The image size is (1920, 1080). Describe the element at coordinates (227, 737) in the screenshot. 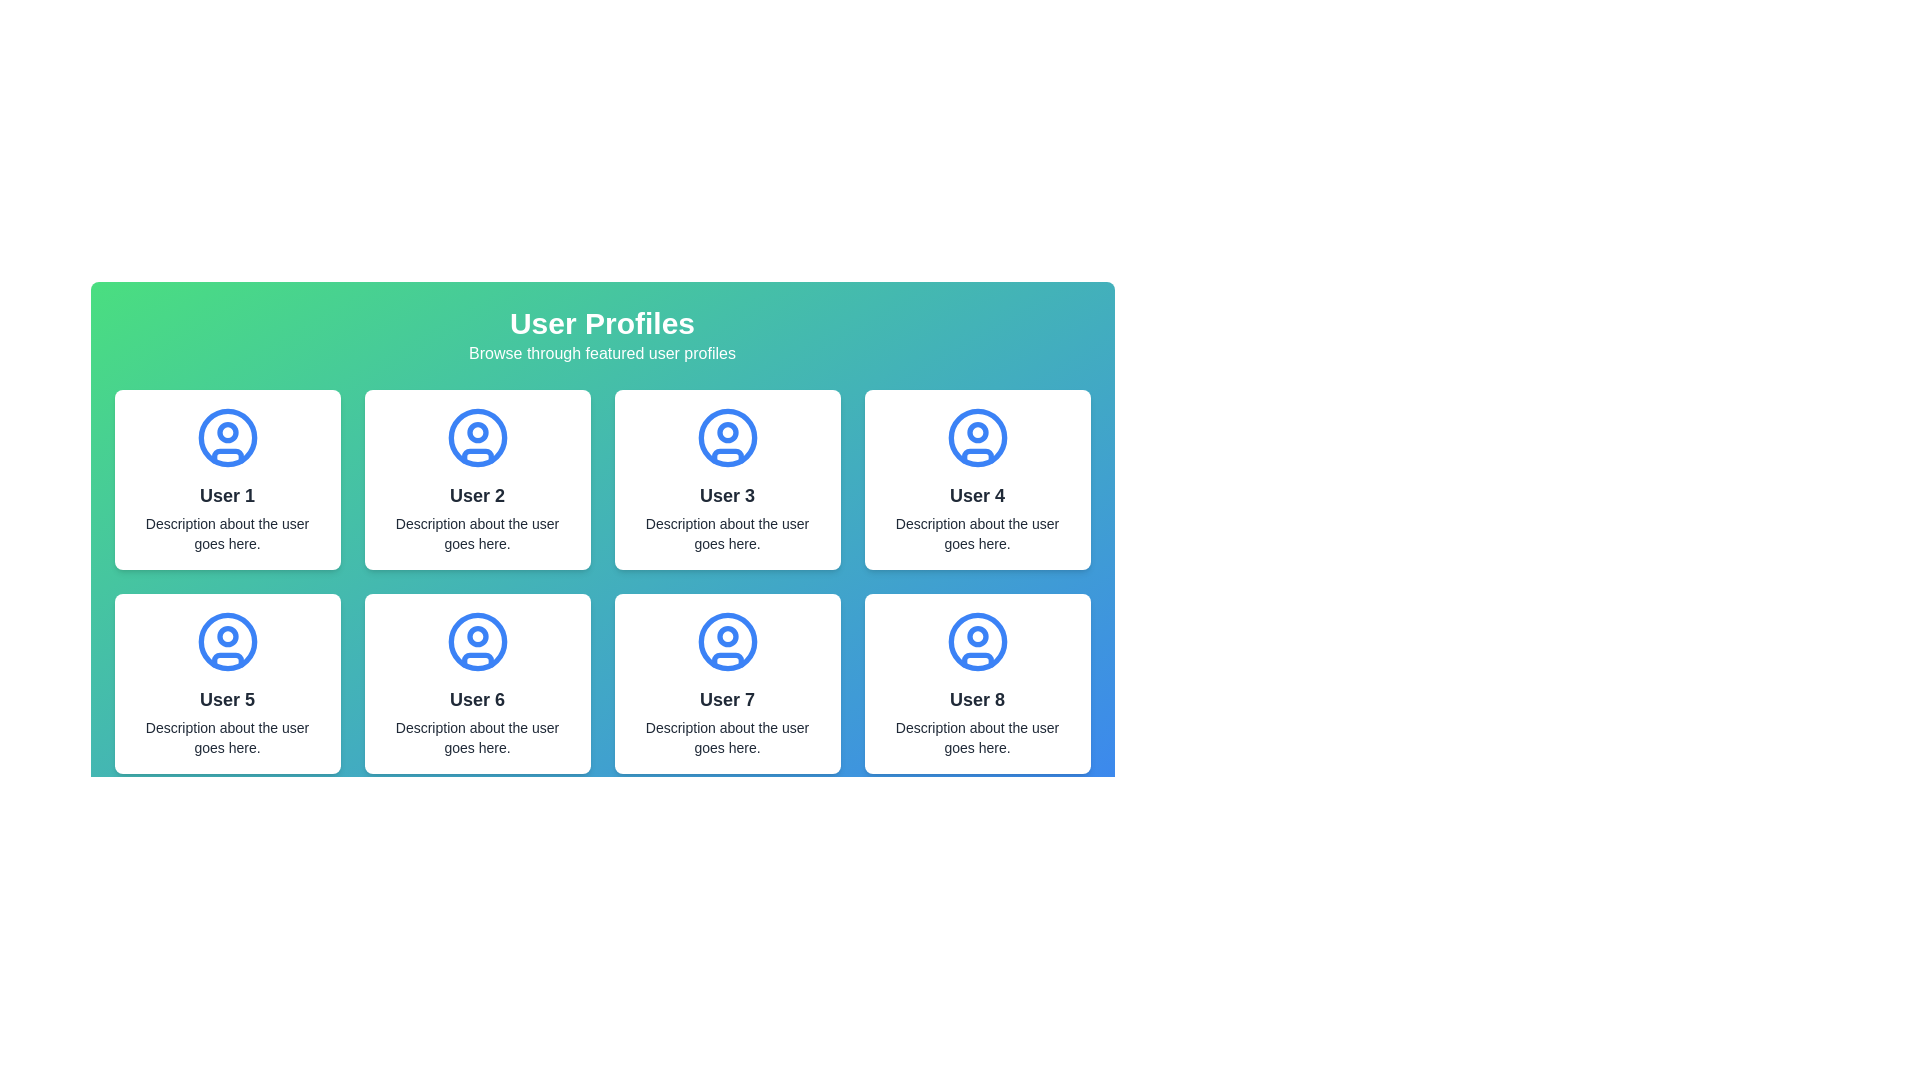

I see `the text element providing additional information about 'User 5', located at the bottom section of the user profile card, centered below the user's name` at that location.